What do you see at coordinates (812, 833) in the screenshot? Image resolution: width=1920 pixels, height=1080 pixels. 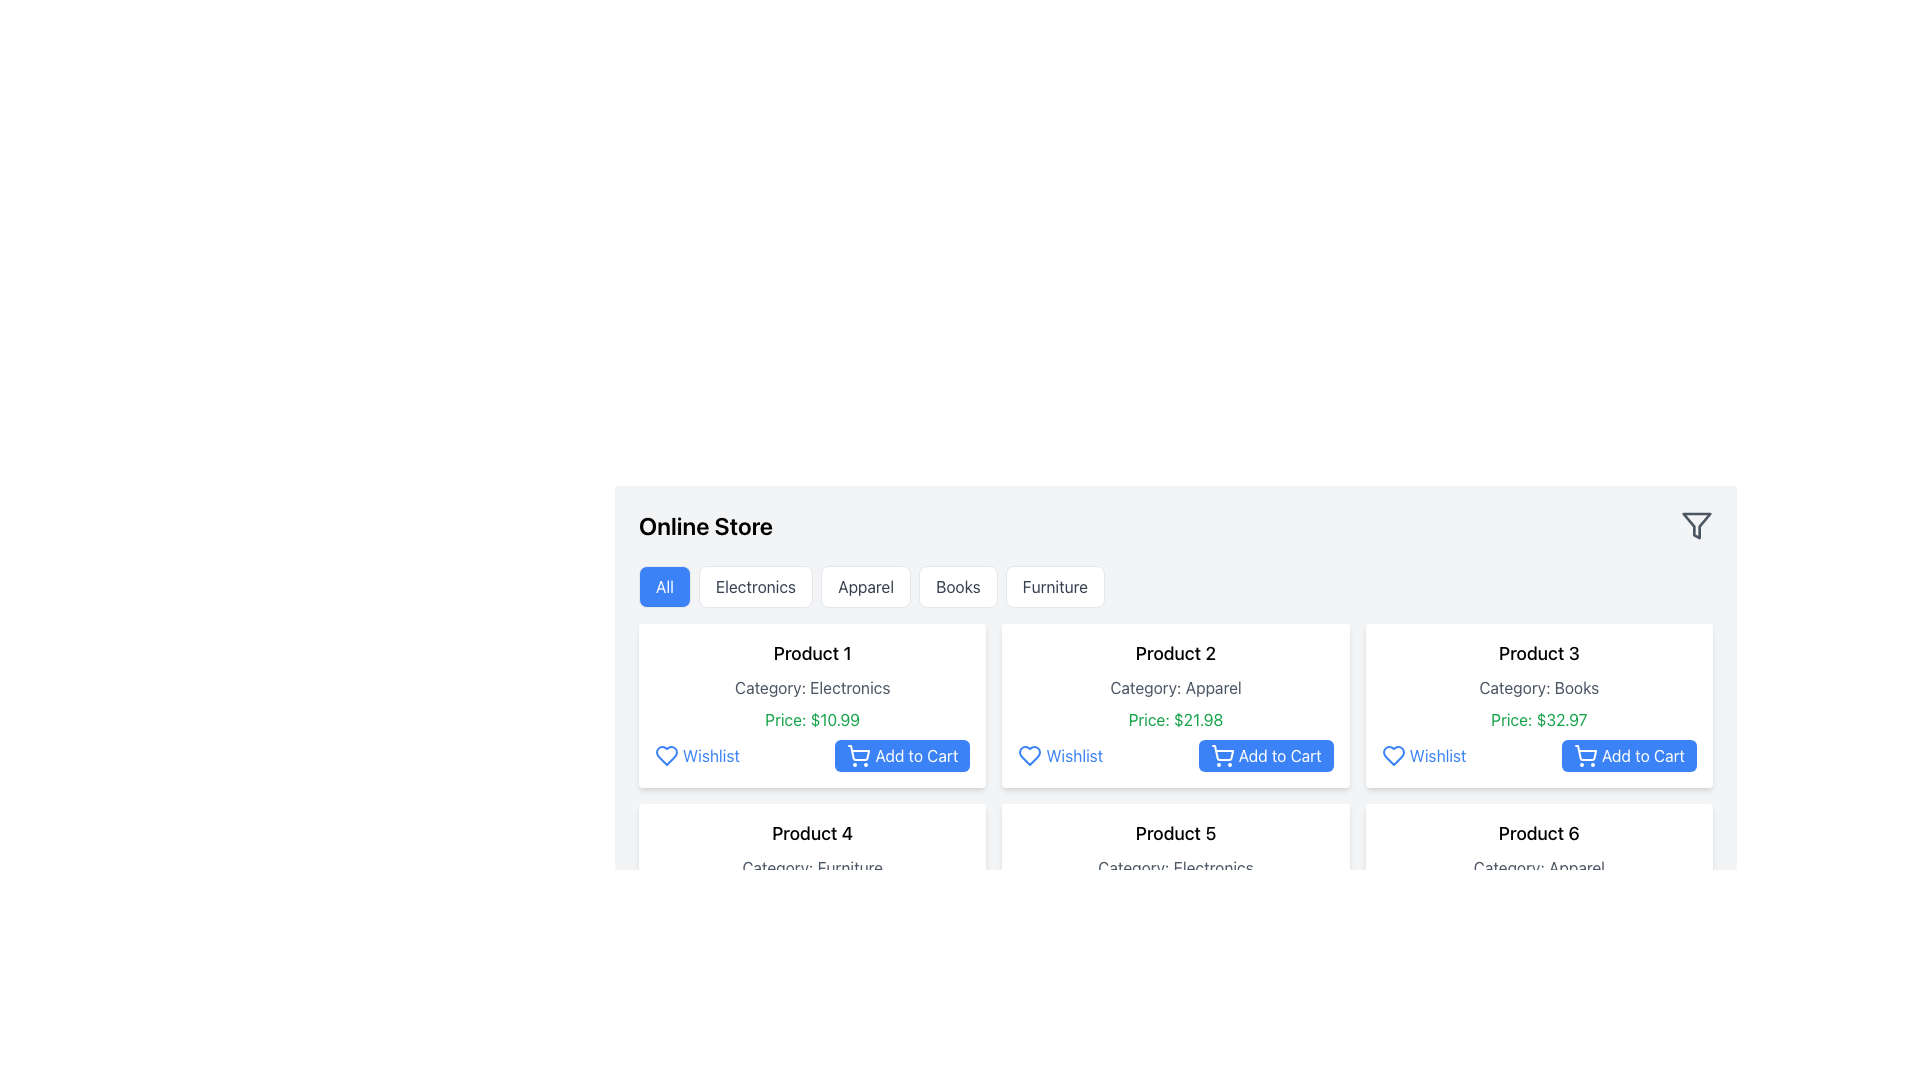 I see `the Text label that identifies the product, located in the leftmost card of the third row in the grid layout` at bounding box center [812, 833].